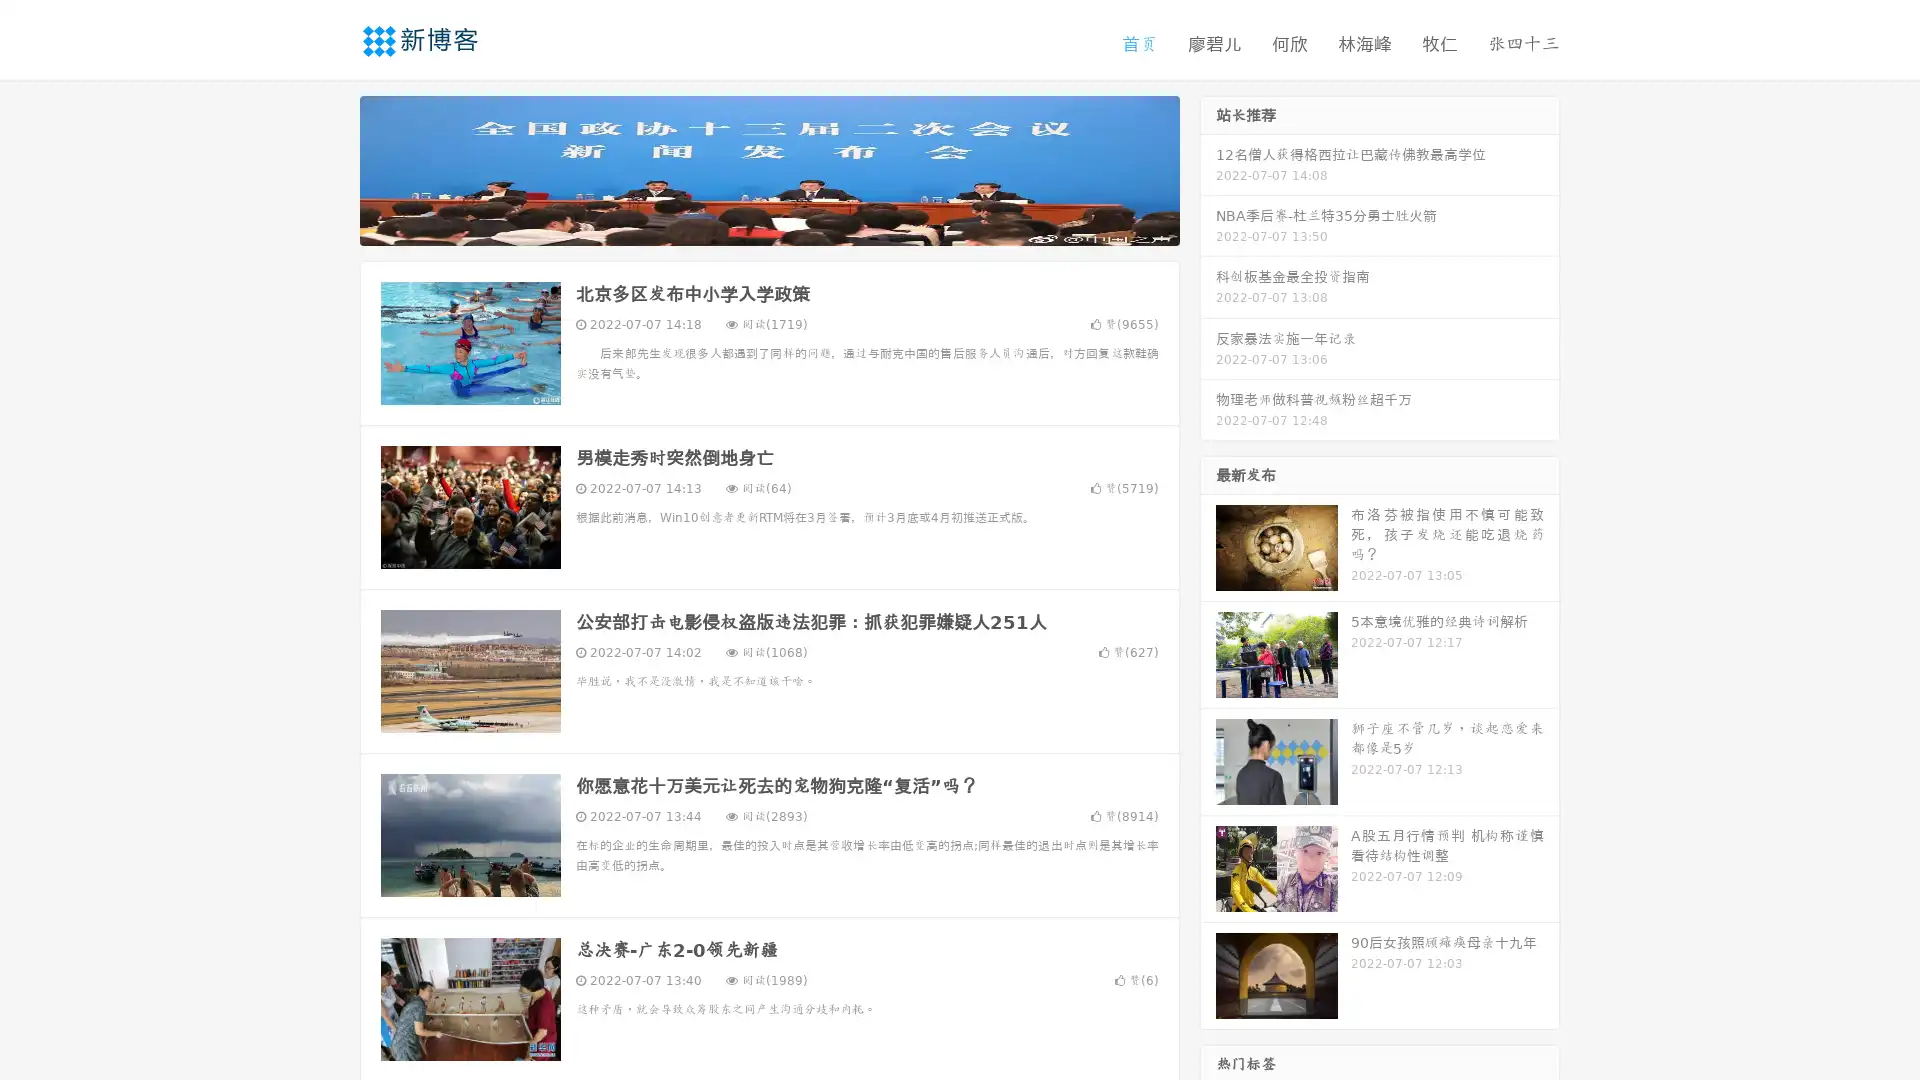  What do you see at coordinates (768, 225) in the screenshot?
I see `Go to slide 2` at bounding box center [768, 225].